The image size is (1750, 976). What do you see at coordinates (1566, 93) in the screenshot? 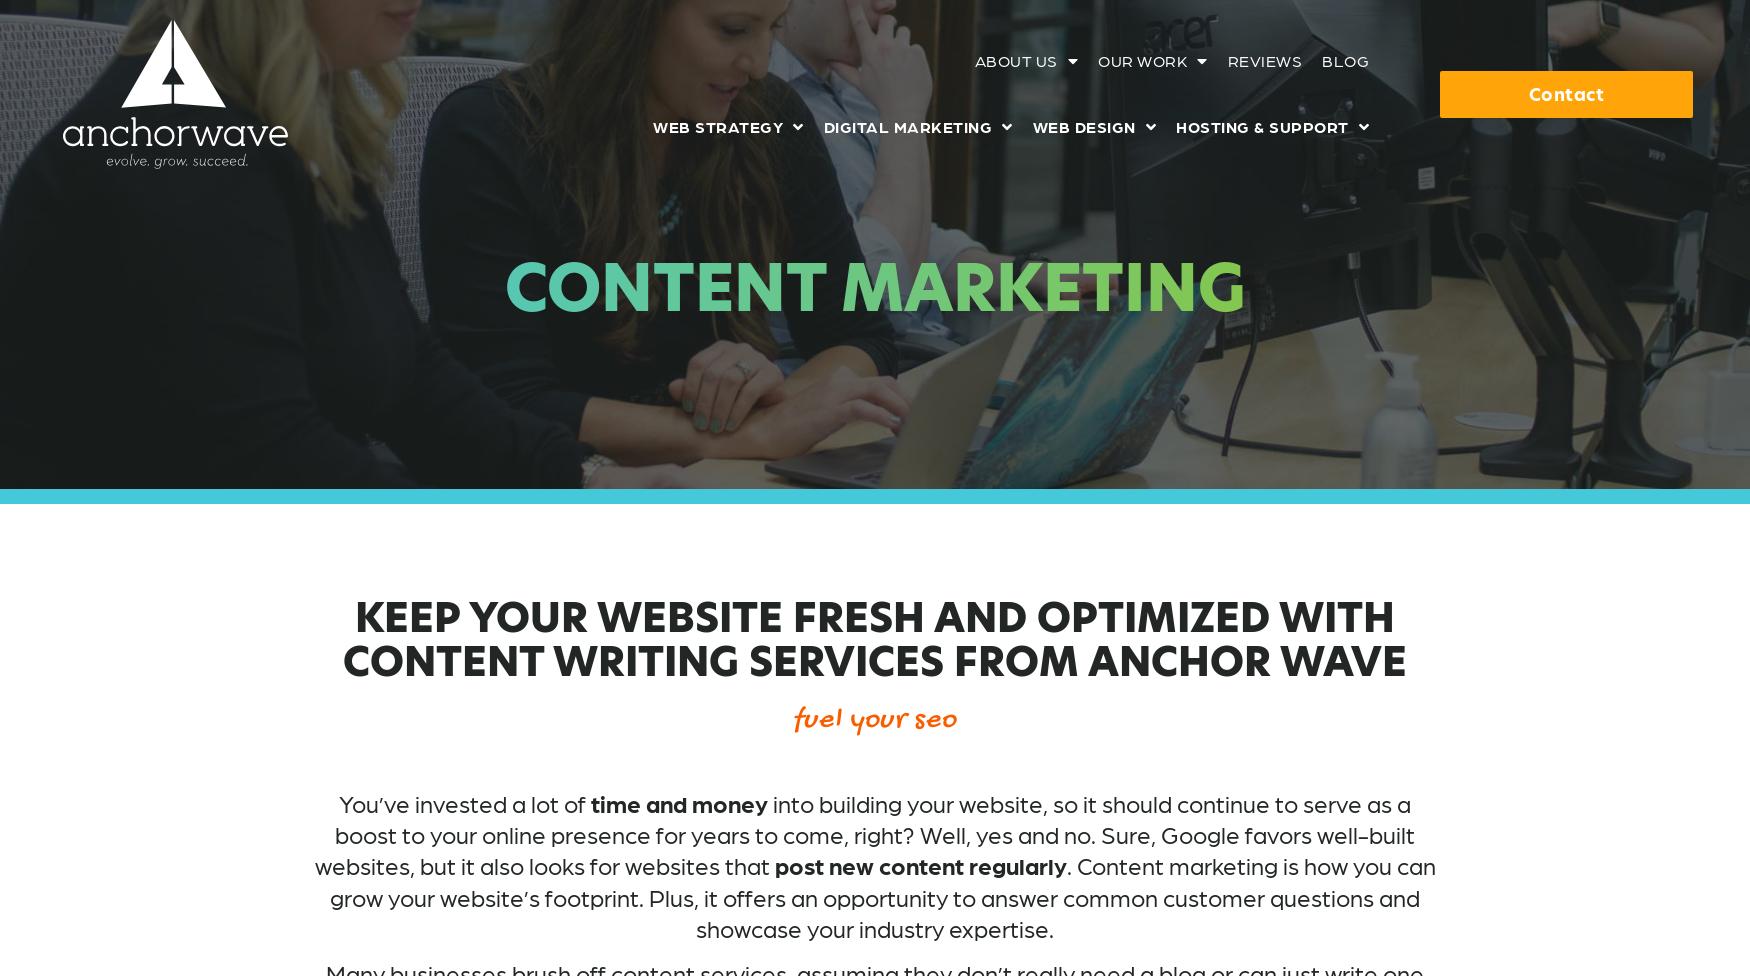
I see `'Contact'` at bounding box center [1566, 93].